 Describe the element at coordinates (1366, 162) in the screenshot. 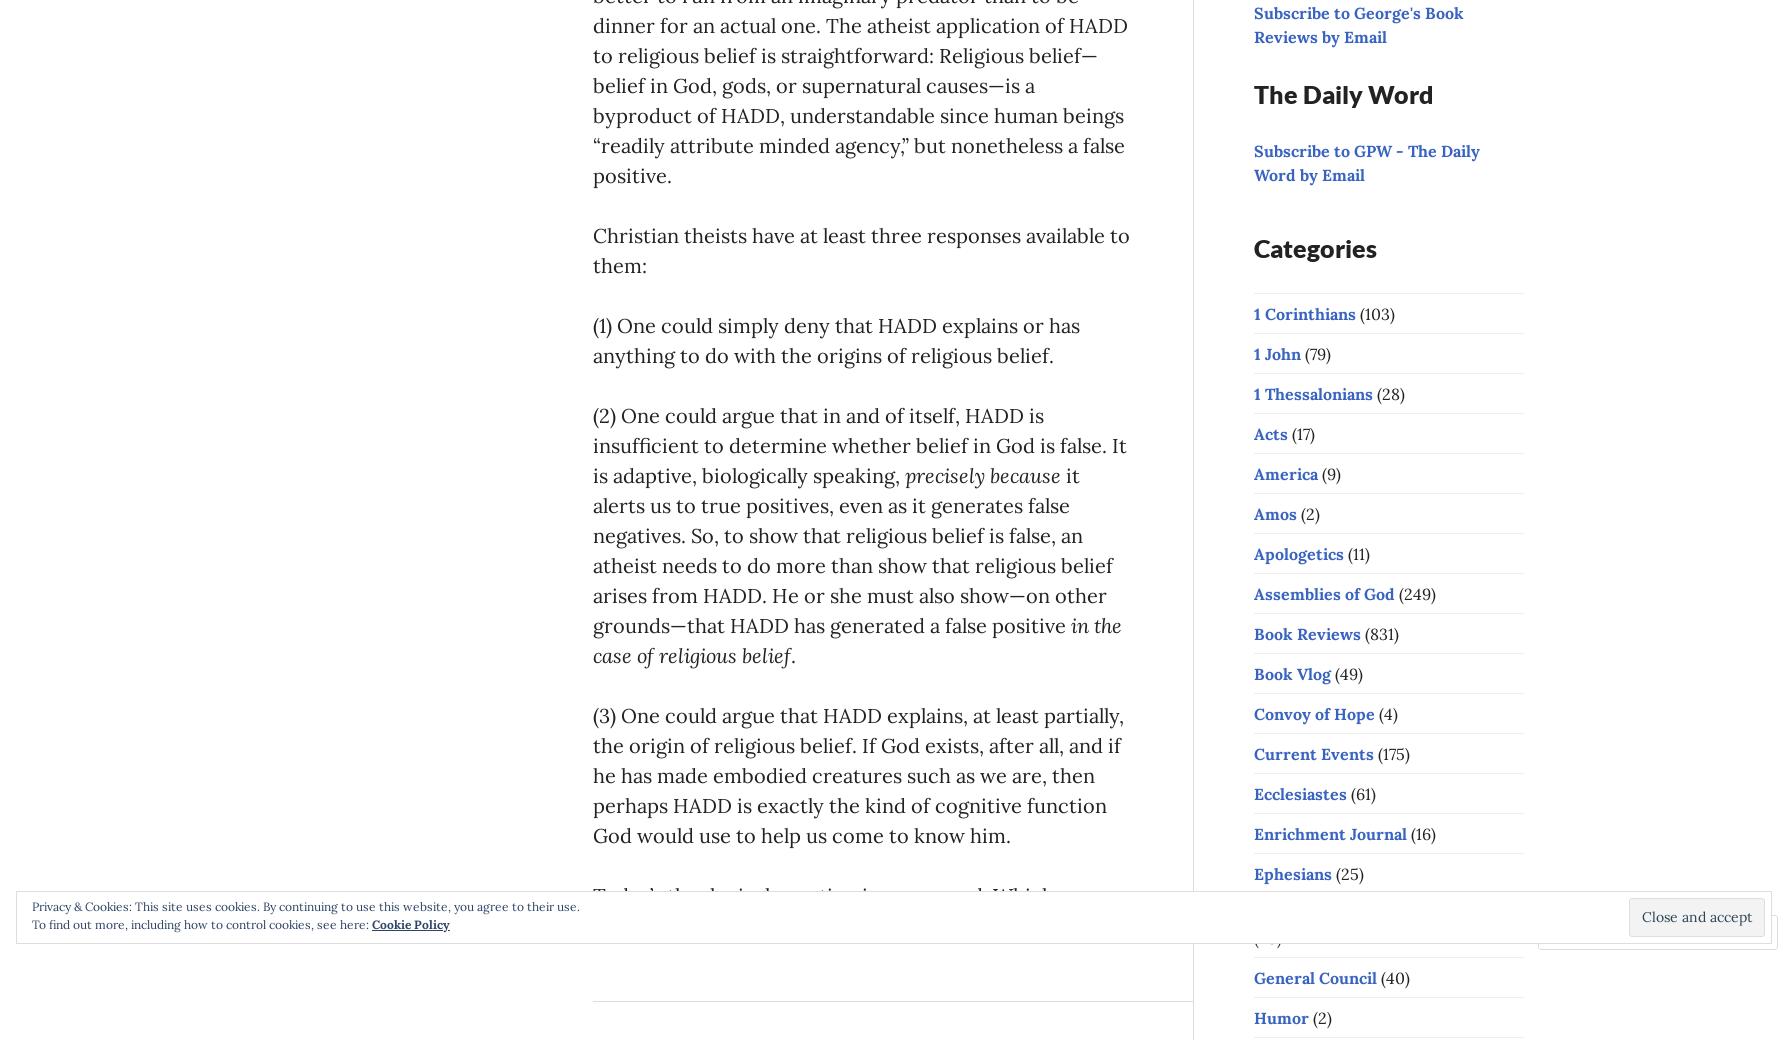

I see `'Subscribe to GPW - The Daily Word by Email'` at that location.